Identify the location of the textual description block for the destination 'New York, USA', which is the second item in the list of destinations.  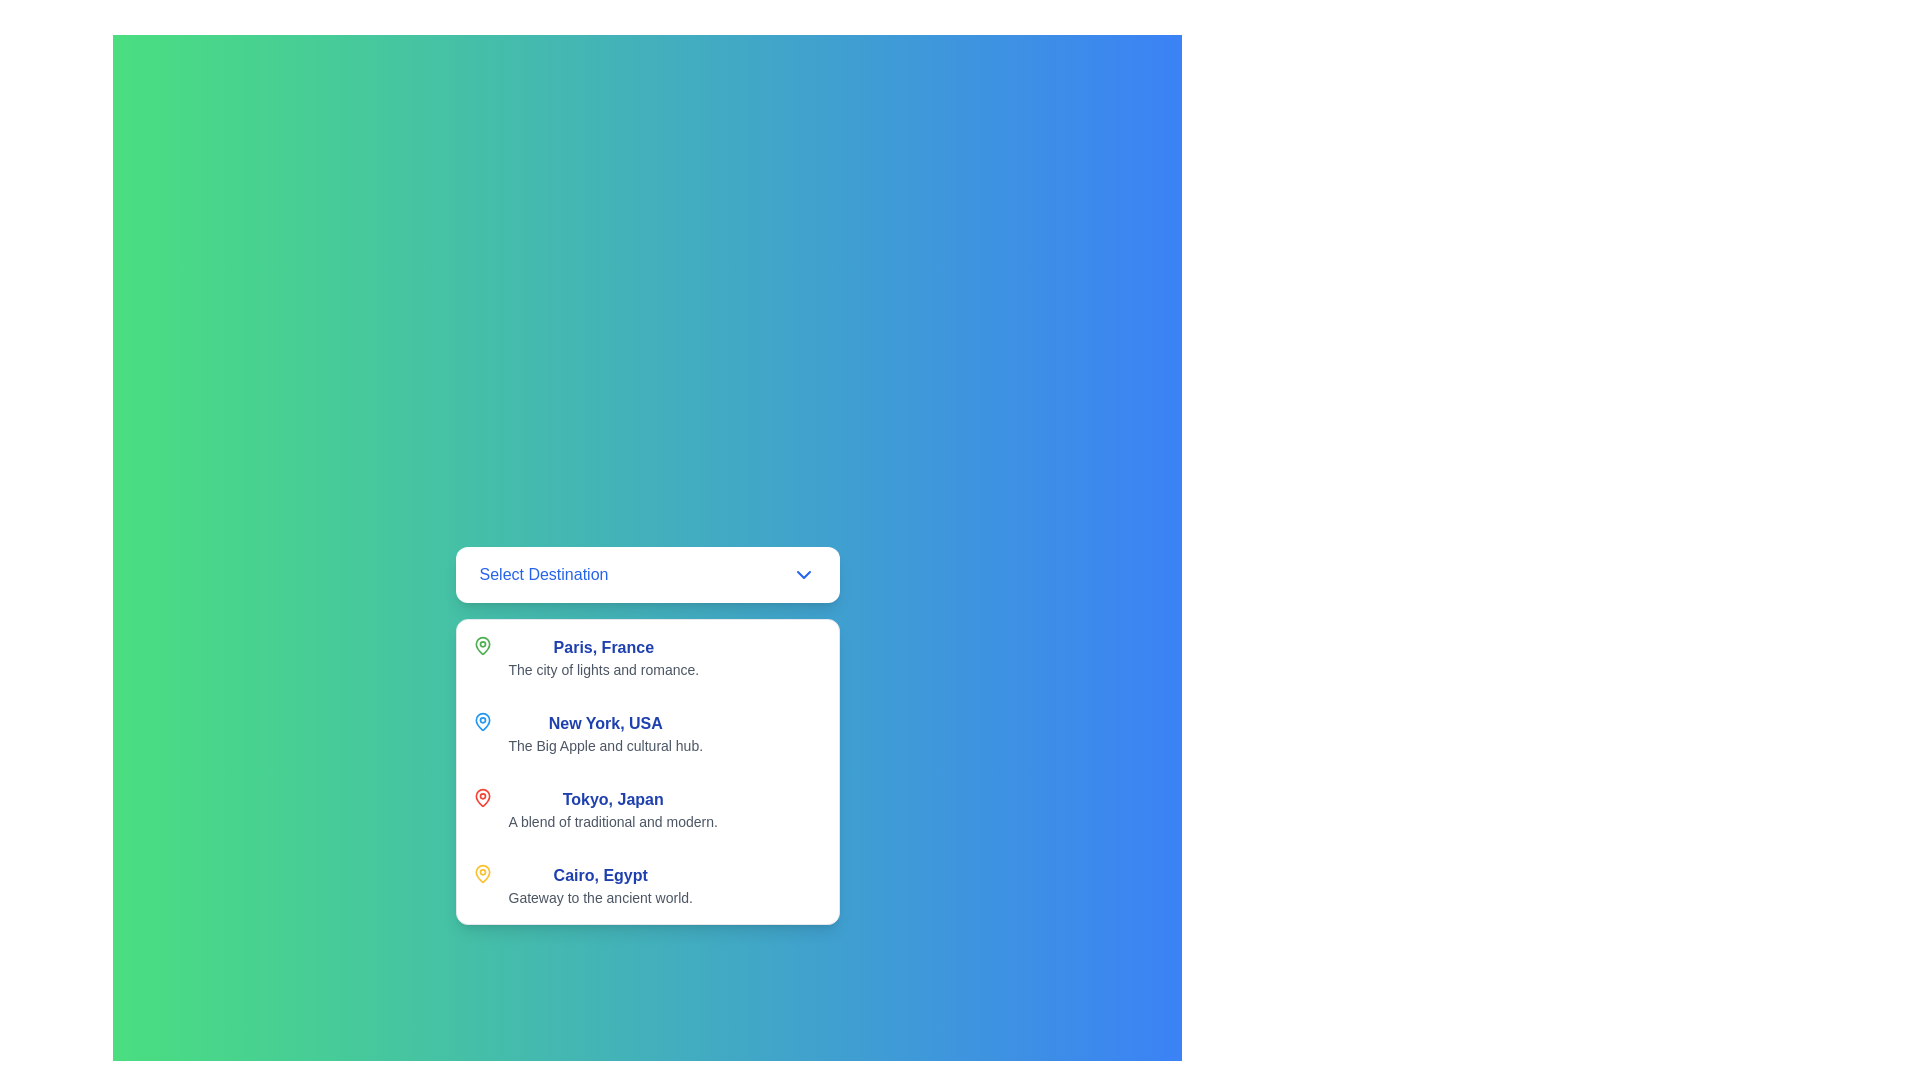
(604, 733).